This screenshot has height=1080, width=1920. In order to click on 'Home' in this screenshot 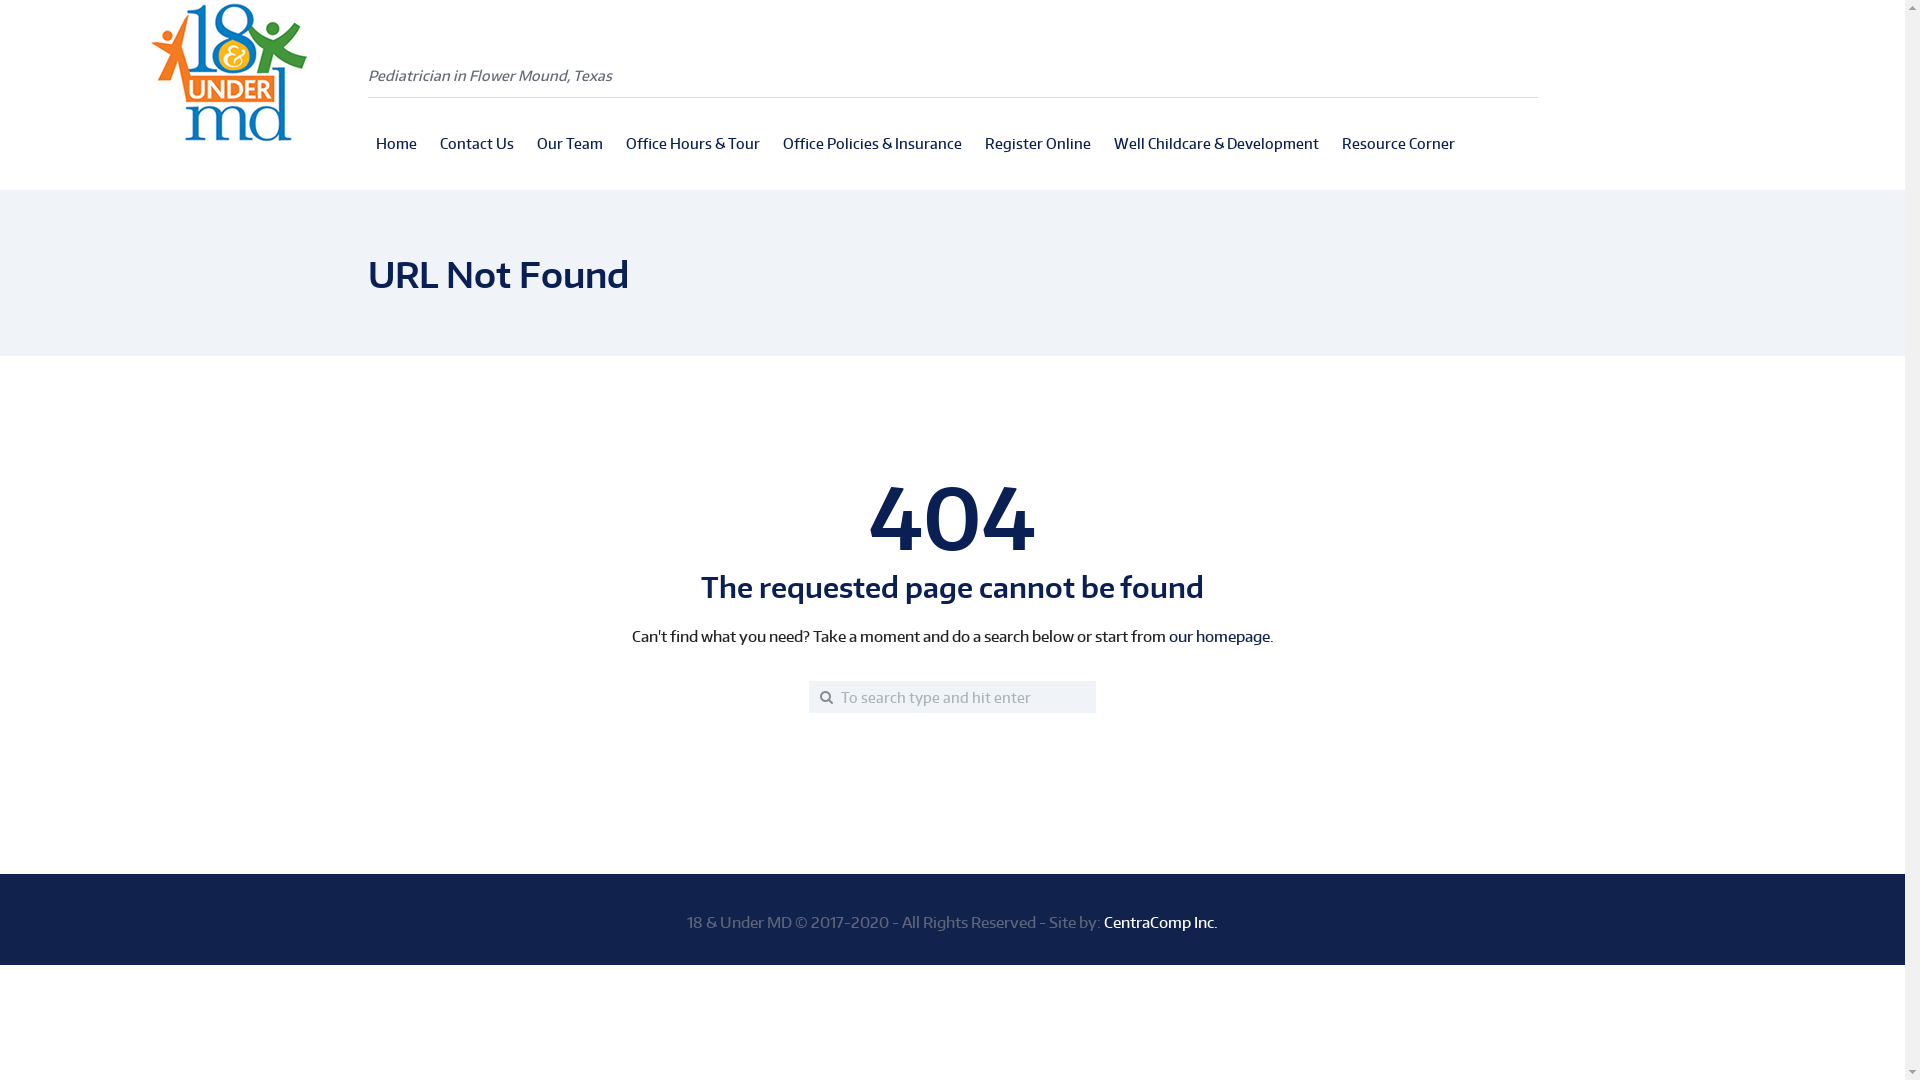, I will do `click(396, 142)`.